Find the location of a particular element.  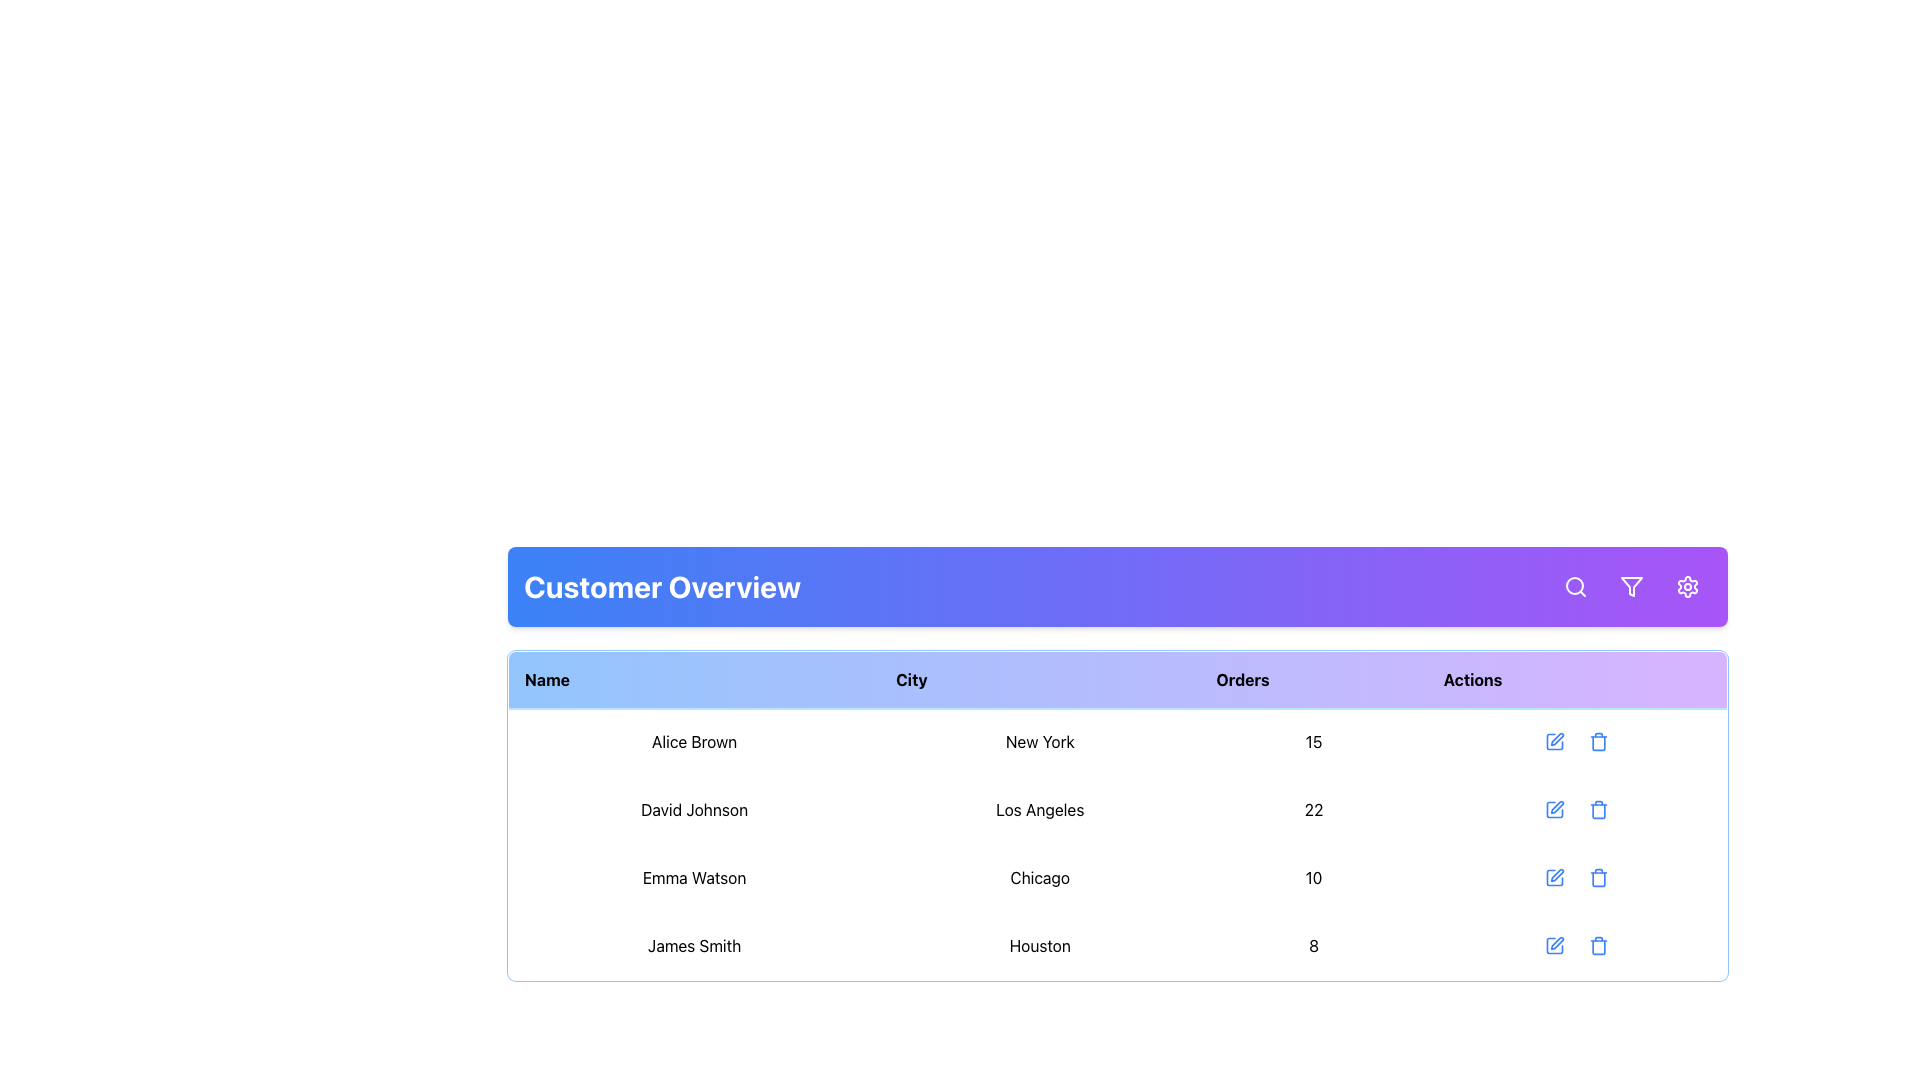

the 'edit' icon located in the first row of the 'Actions' column is located at coordinates (1555, 739).